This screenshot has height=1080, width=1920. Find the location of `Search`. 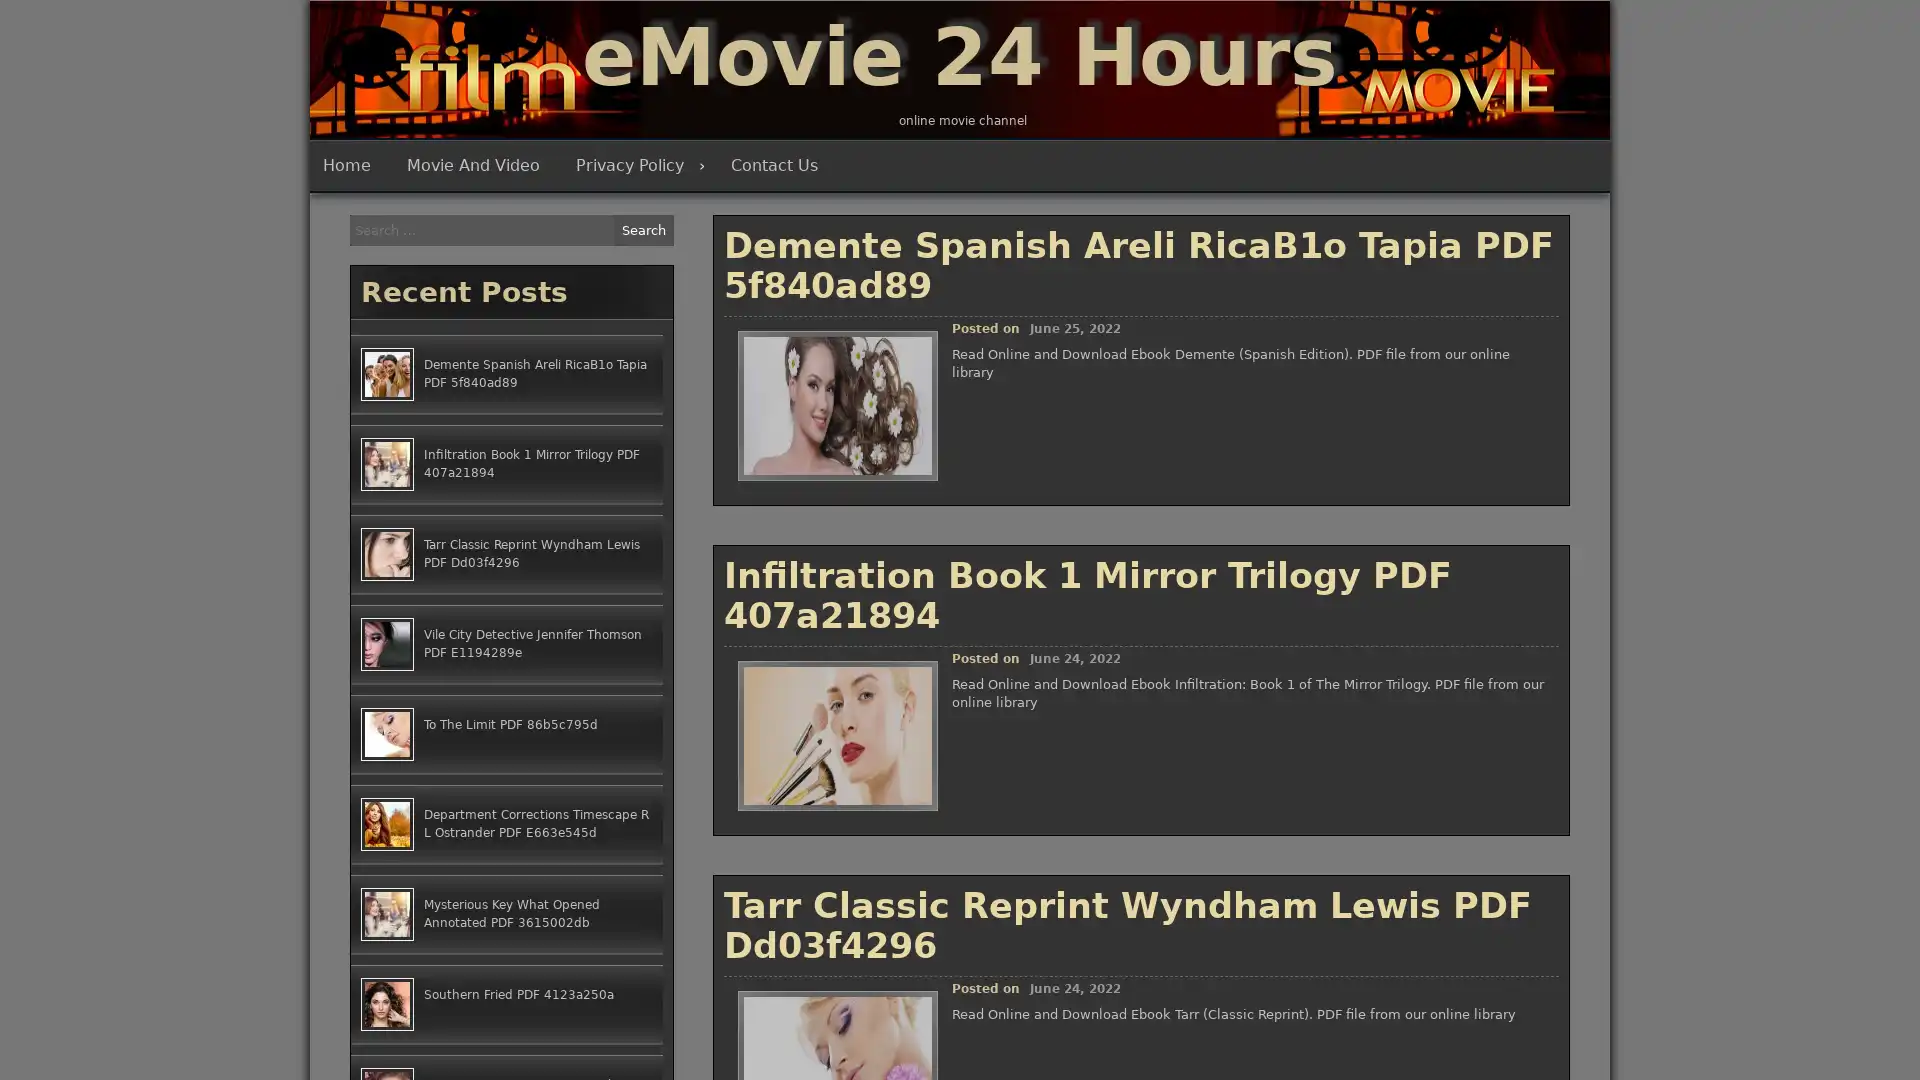

Search is located at coordinates (643, 229).